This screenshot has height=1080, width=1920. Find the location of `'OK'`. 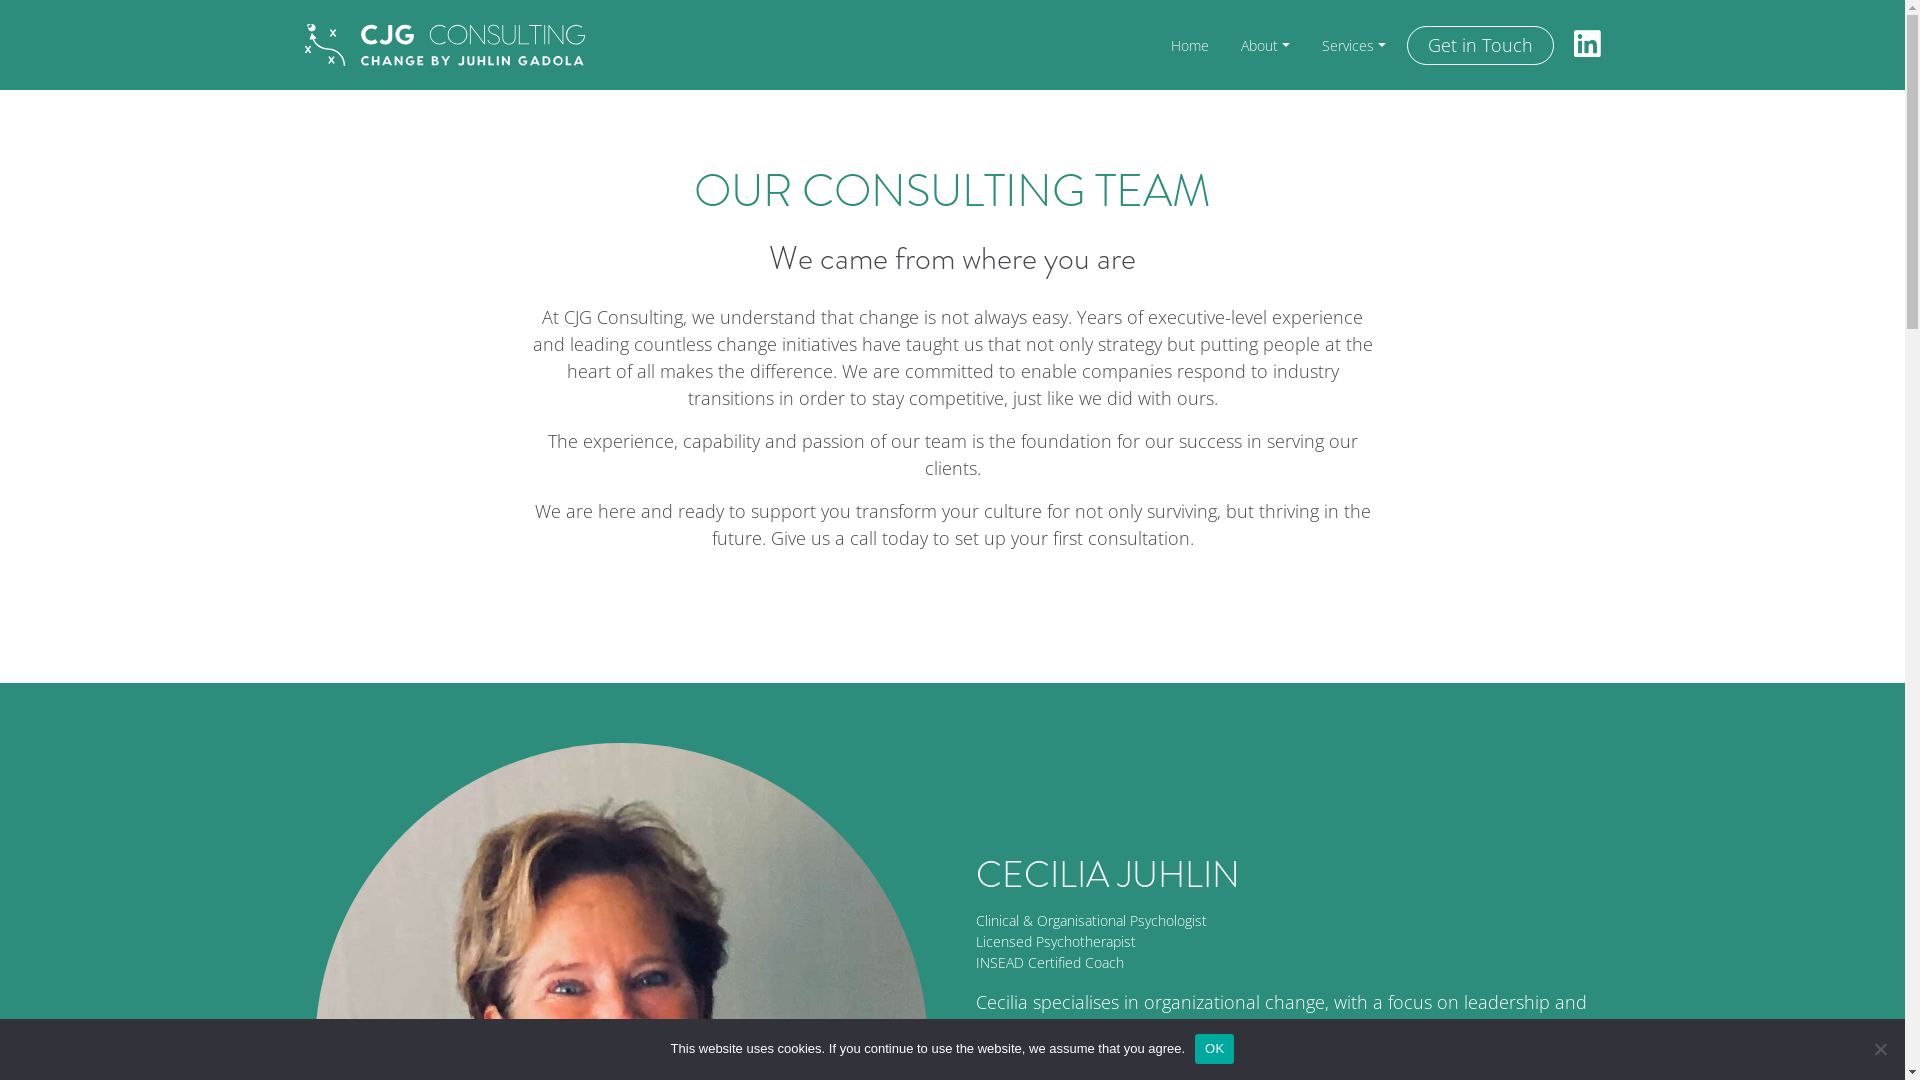

'OK' is located at coordinates (1213, 1048).